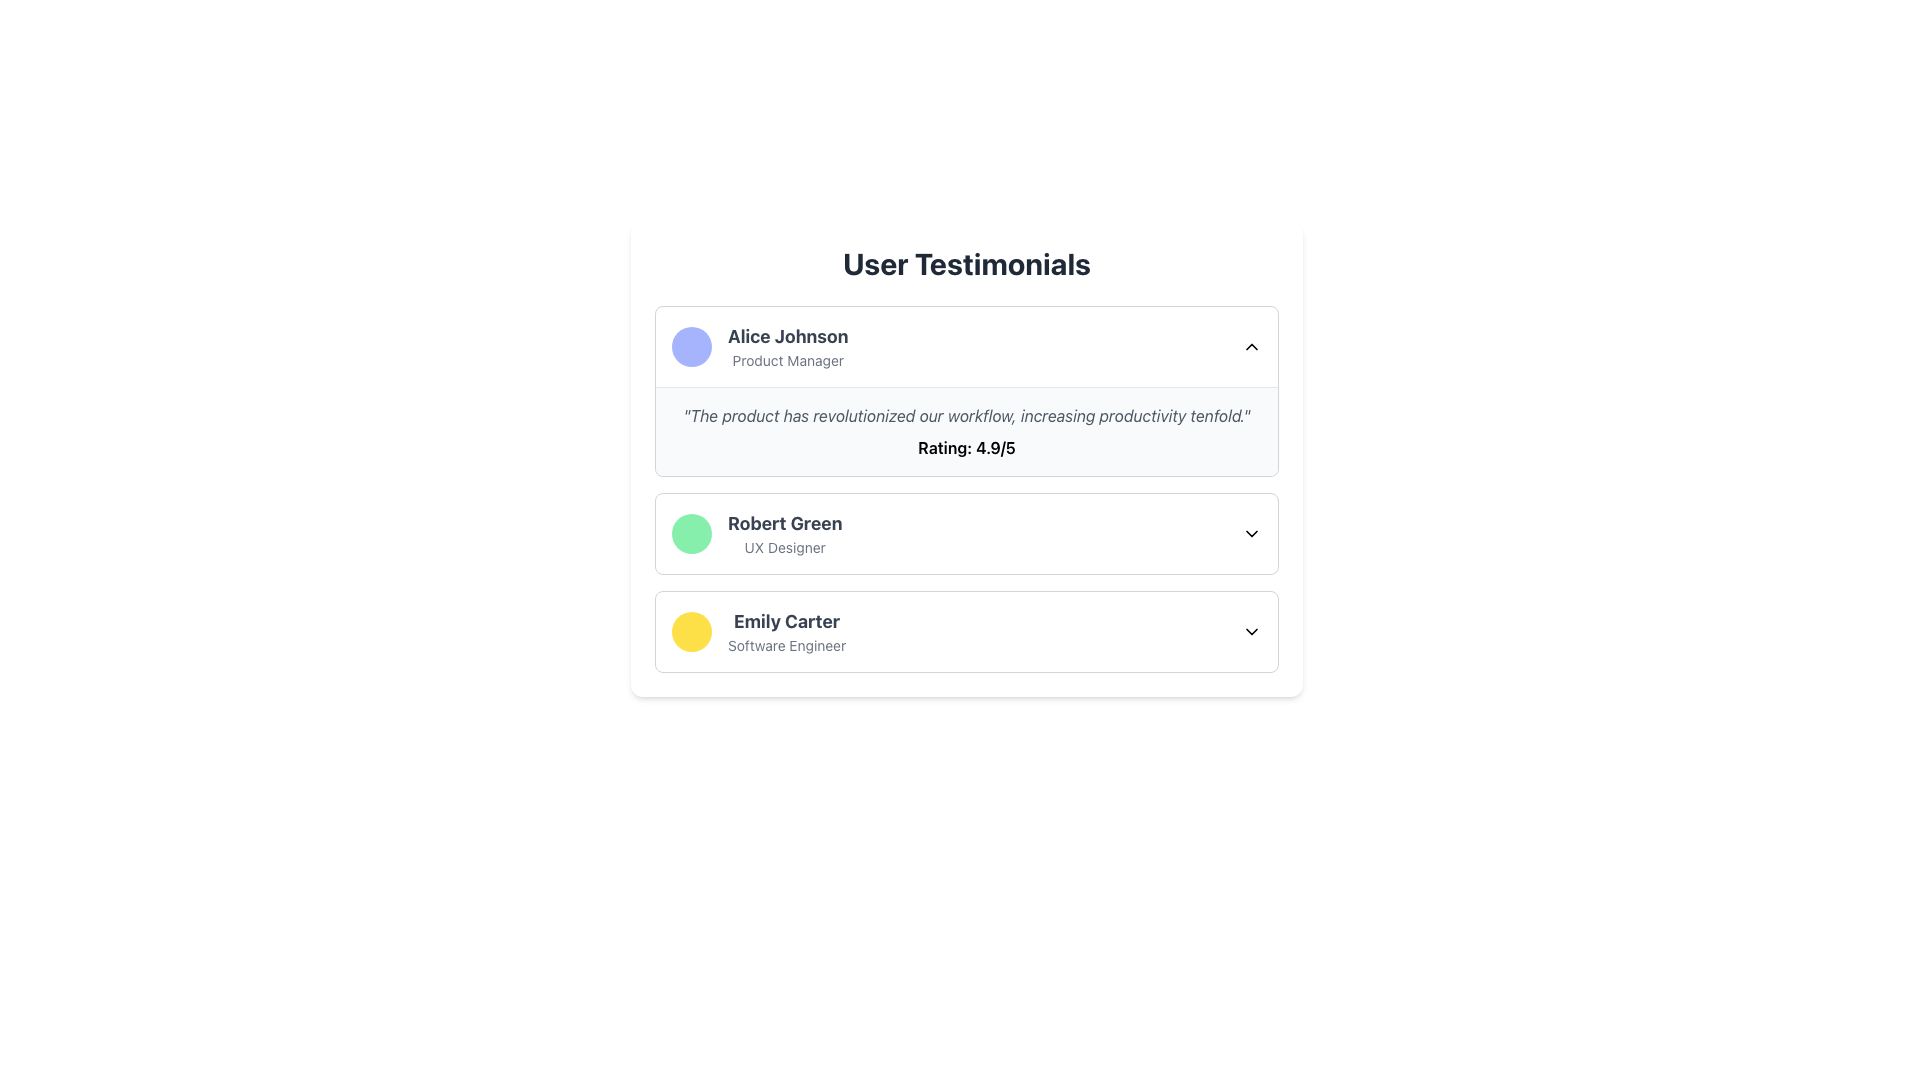 This screenshot has height=1080, width=1920. I want to click on testimonial displayed in the text block for 'Alice Johnson', which is centered on her testimonial card, positioned below her name and title, so click(966, 430).